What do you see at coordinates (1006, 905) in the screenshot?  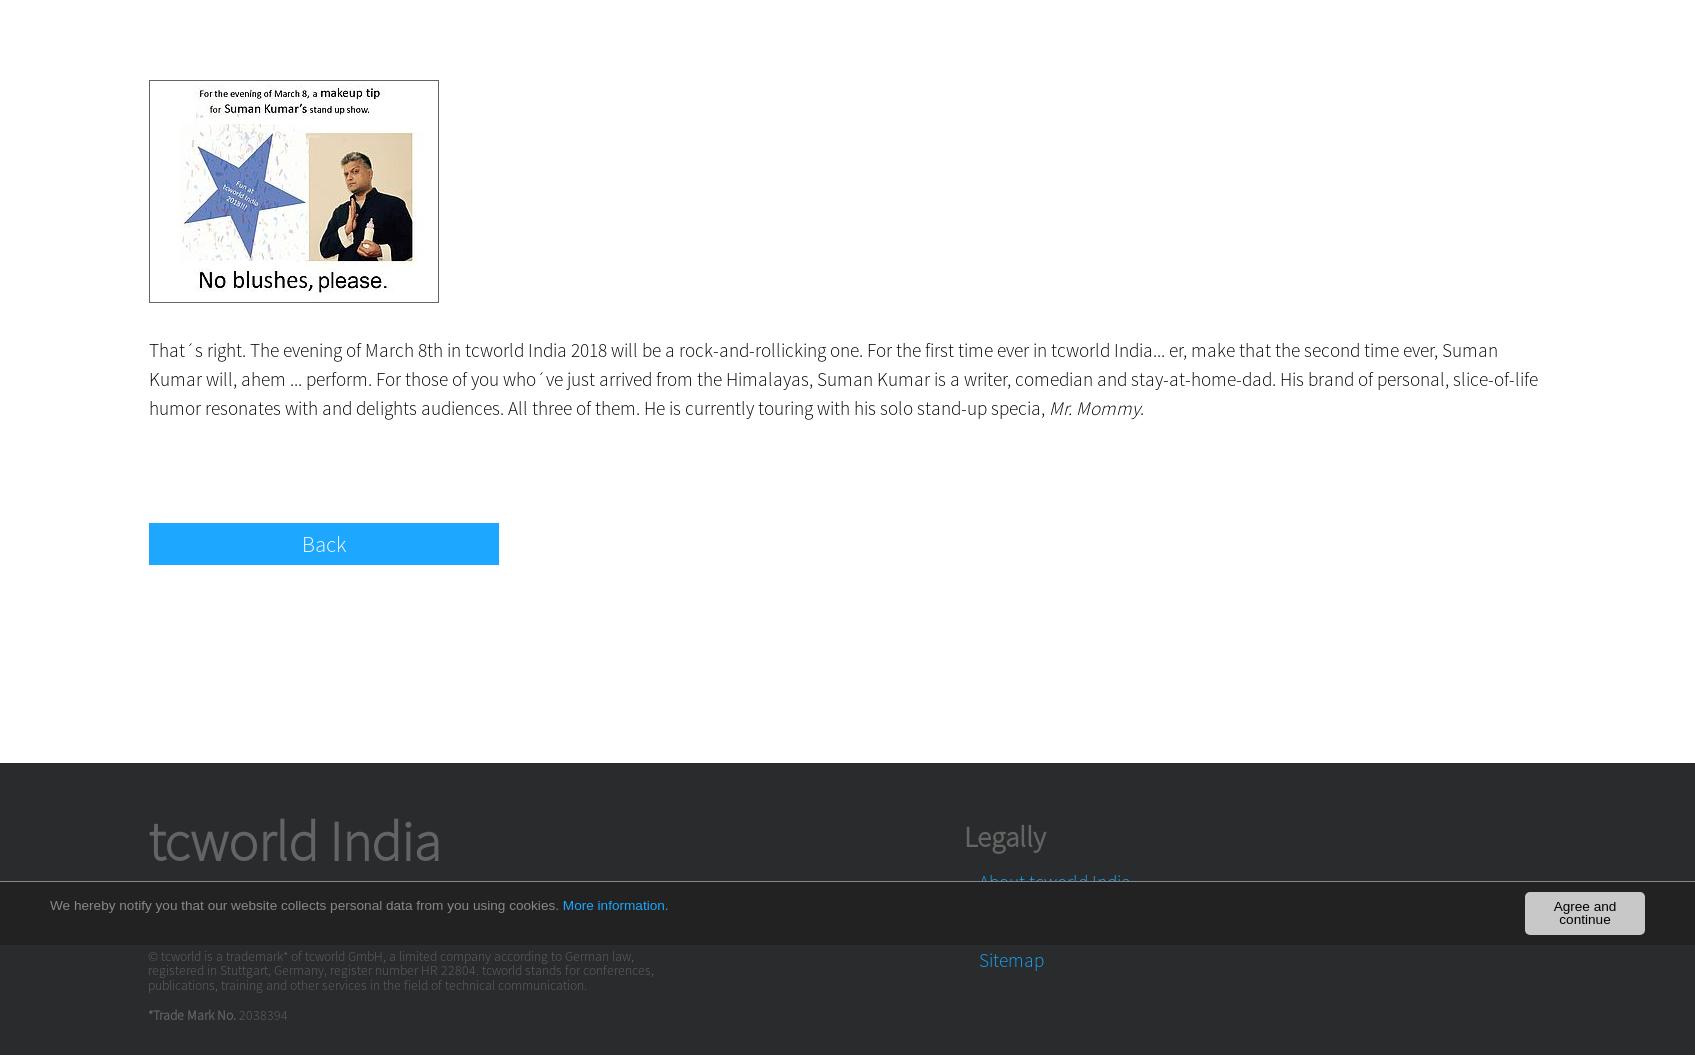 I see `'Imprint'` at bounding box center [1006, 905].